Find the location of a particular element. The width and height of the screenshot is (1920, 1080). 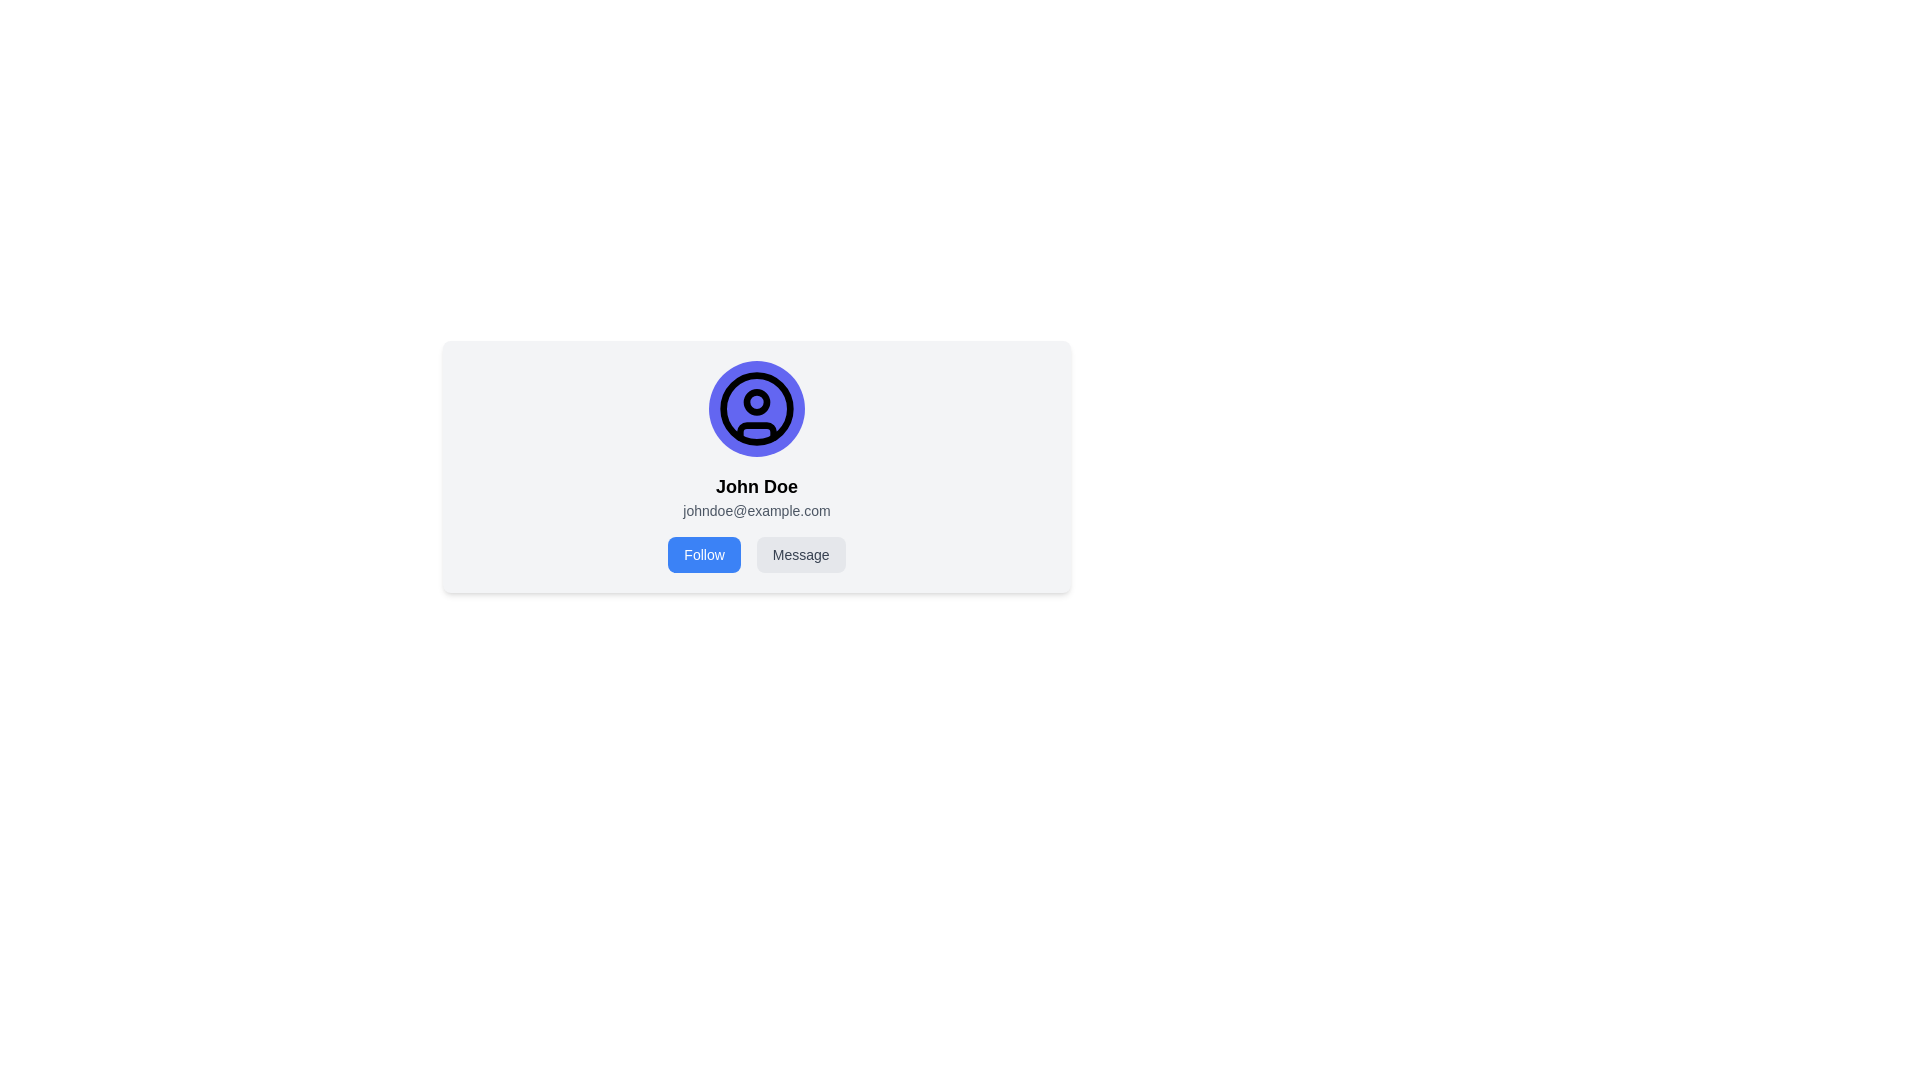

the circular profile icon representing the user, which is centrally located within the user avatar graphic is located at coordinates (756, 407).